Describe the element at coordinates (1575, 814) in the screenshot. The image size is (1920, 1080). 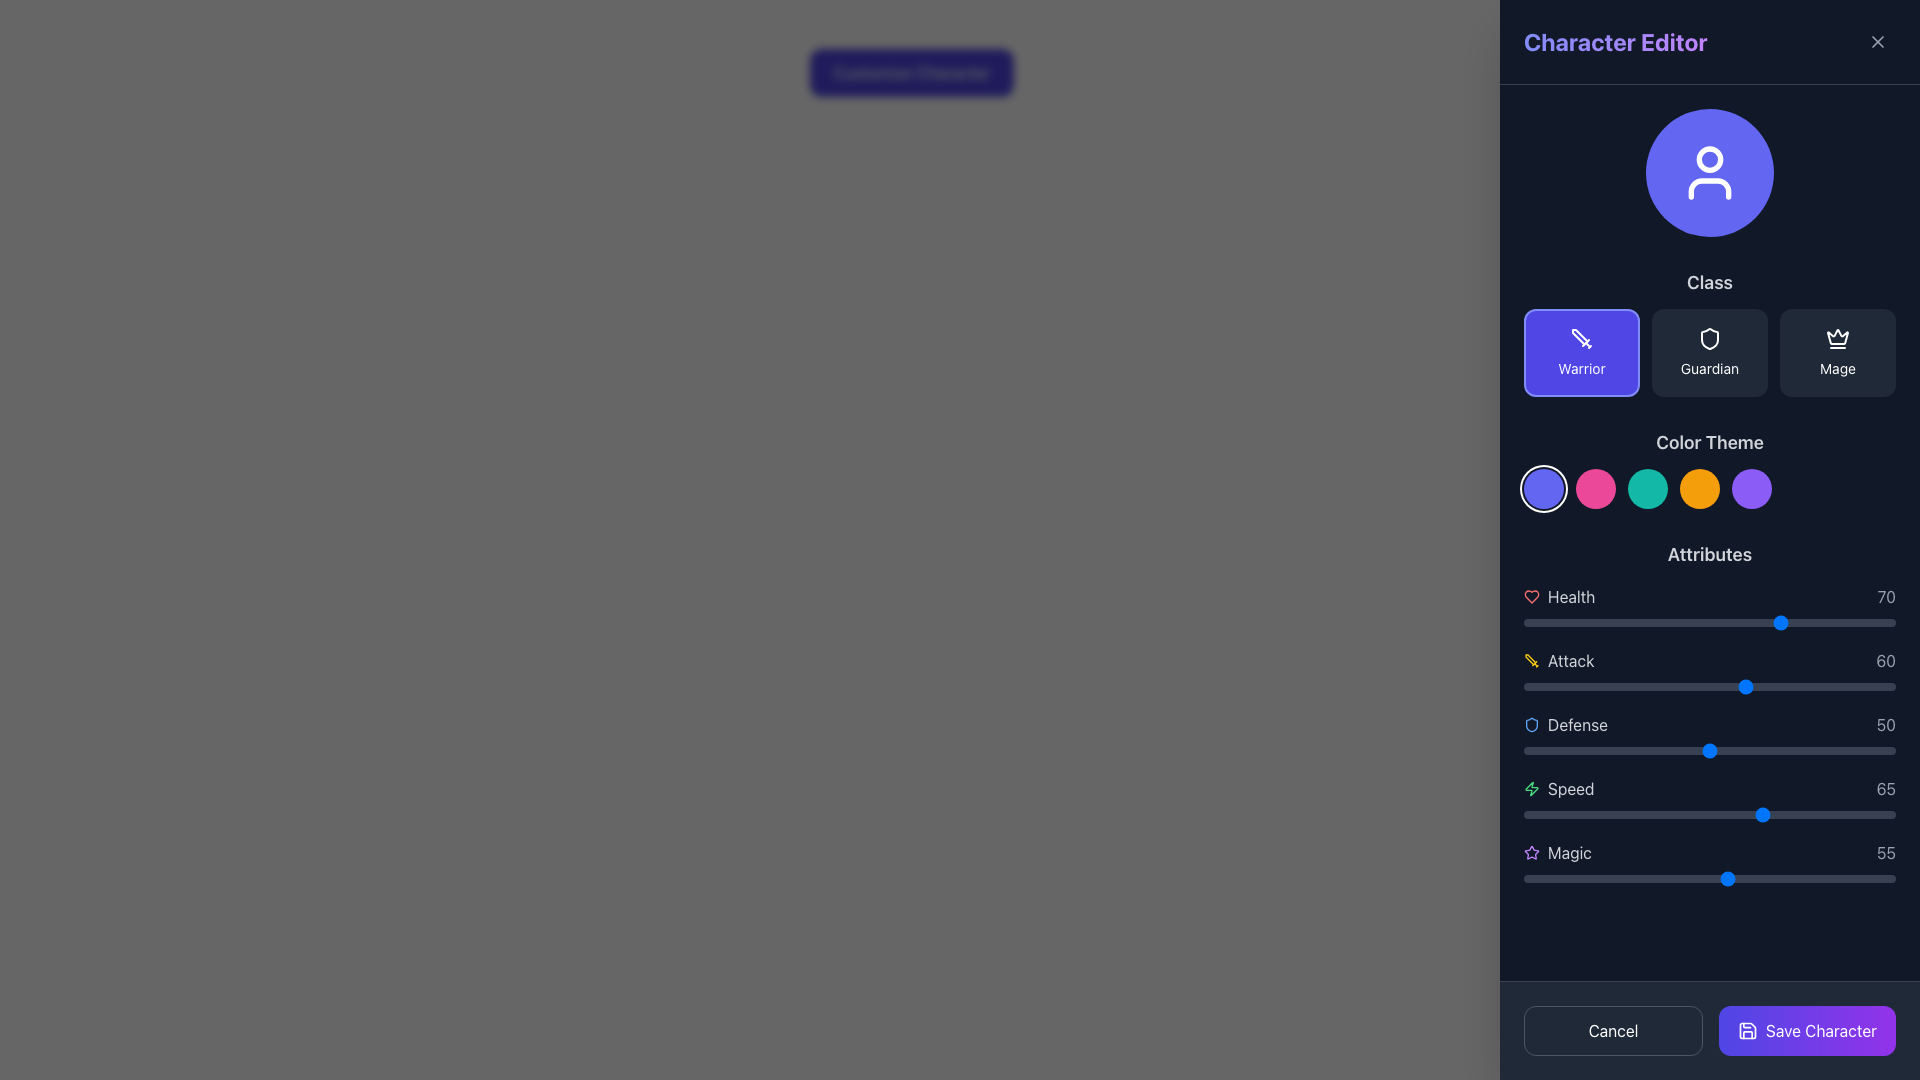
I see `the speed attribute` at that location.